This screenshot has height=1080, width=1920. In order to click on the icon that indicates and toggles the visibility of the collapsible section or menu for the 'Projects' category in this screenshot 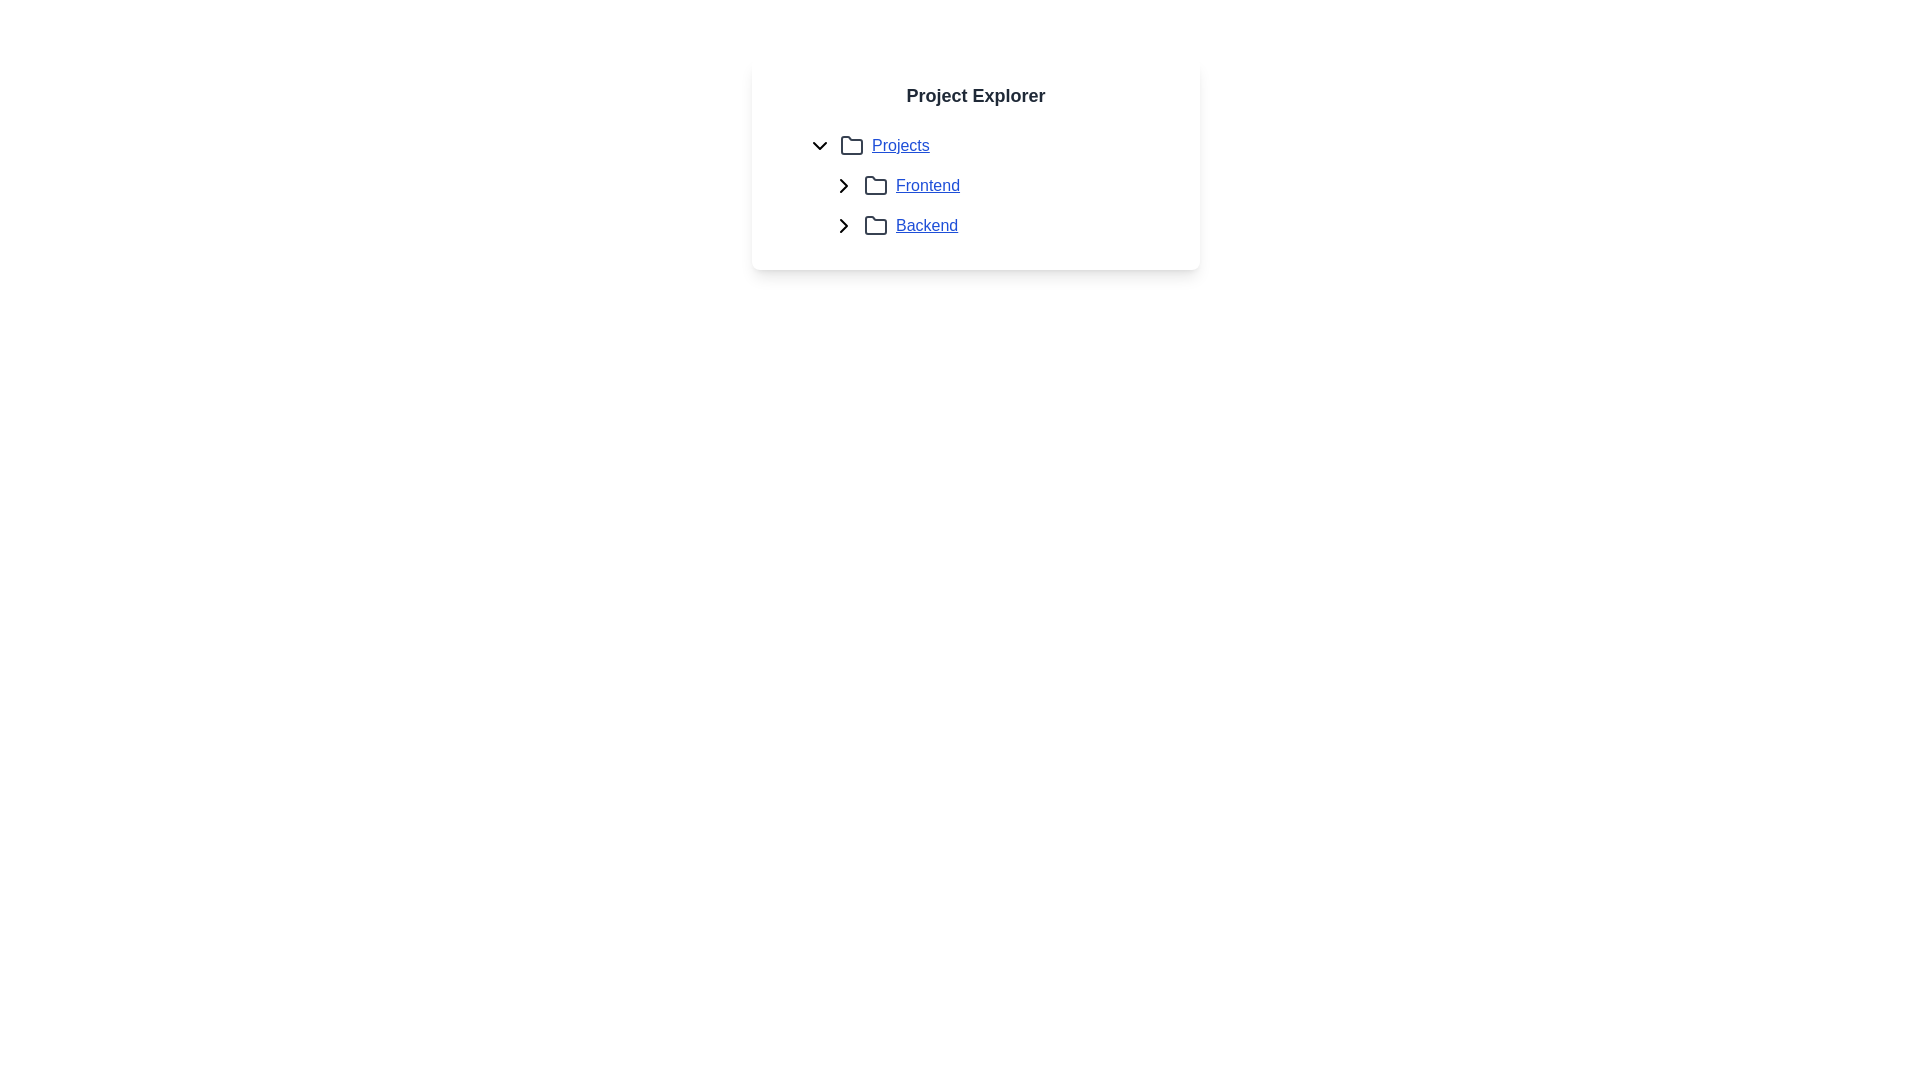, I will do `click(820, 145)`.